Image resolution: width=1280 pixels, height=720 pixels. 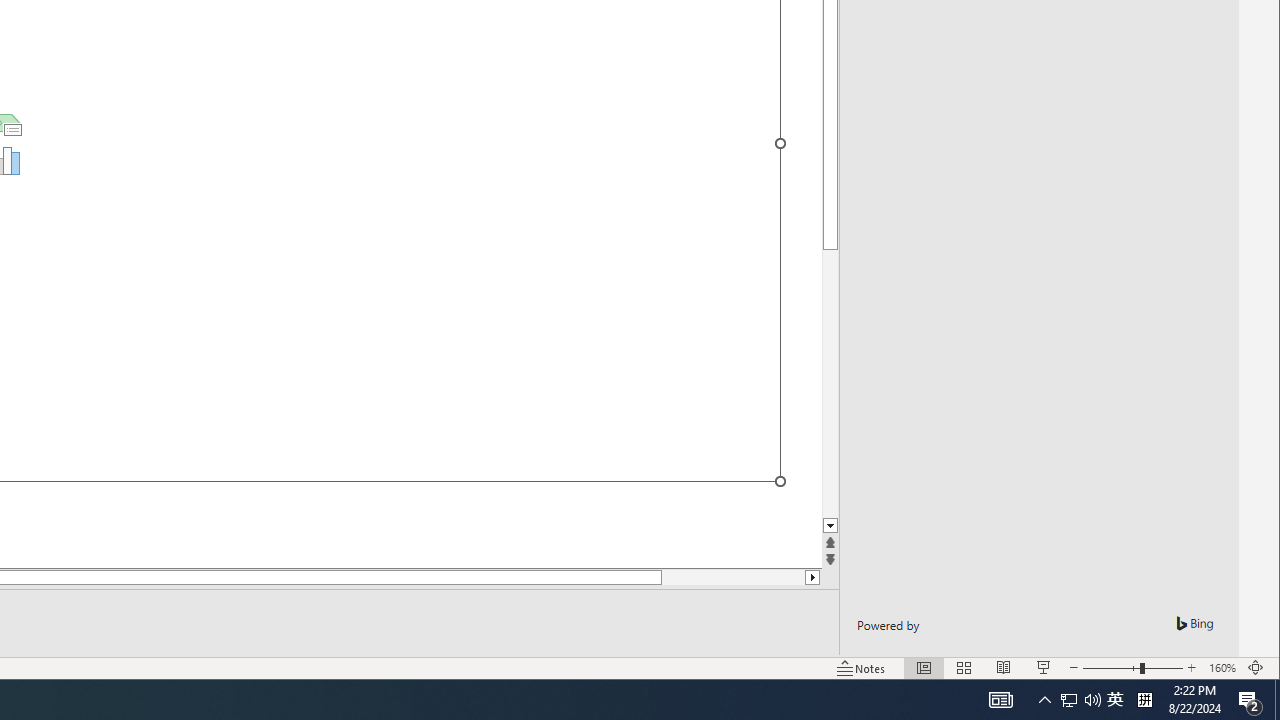 I want to click on 'Tray Input Indicator - Chinese (Simplified, China)', so click(x=1144, y=698).